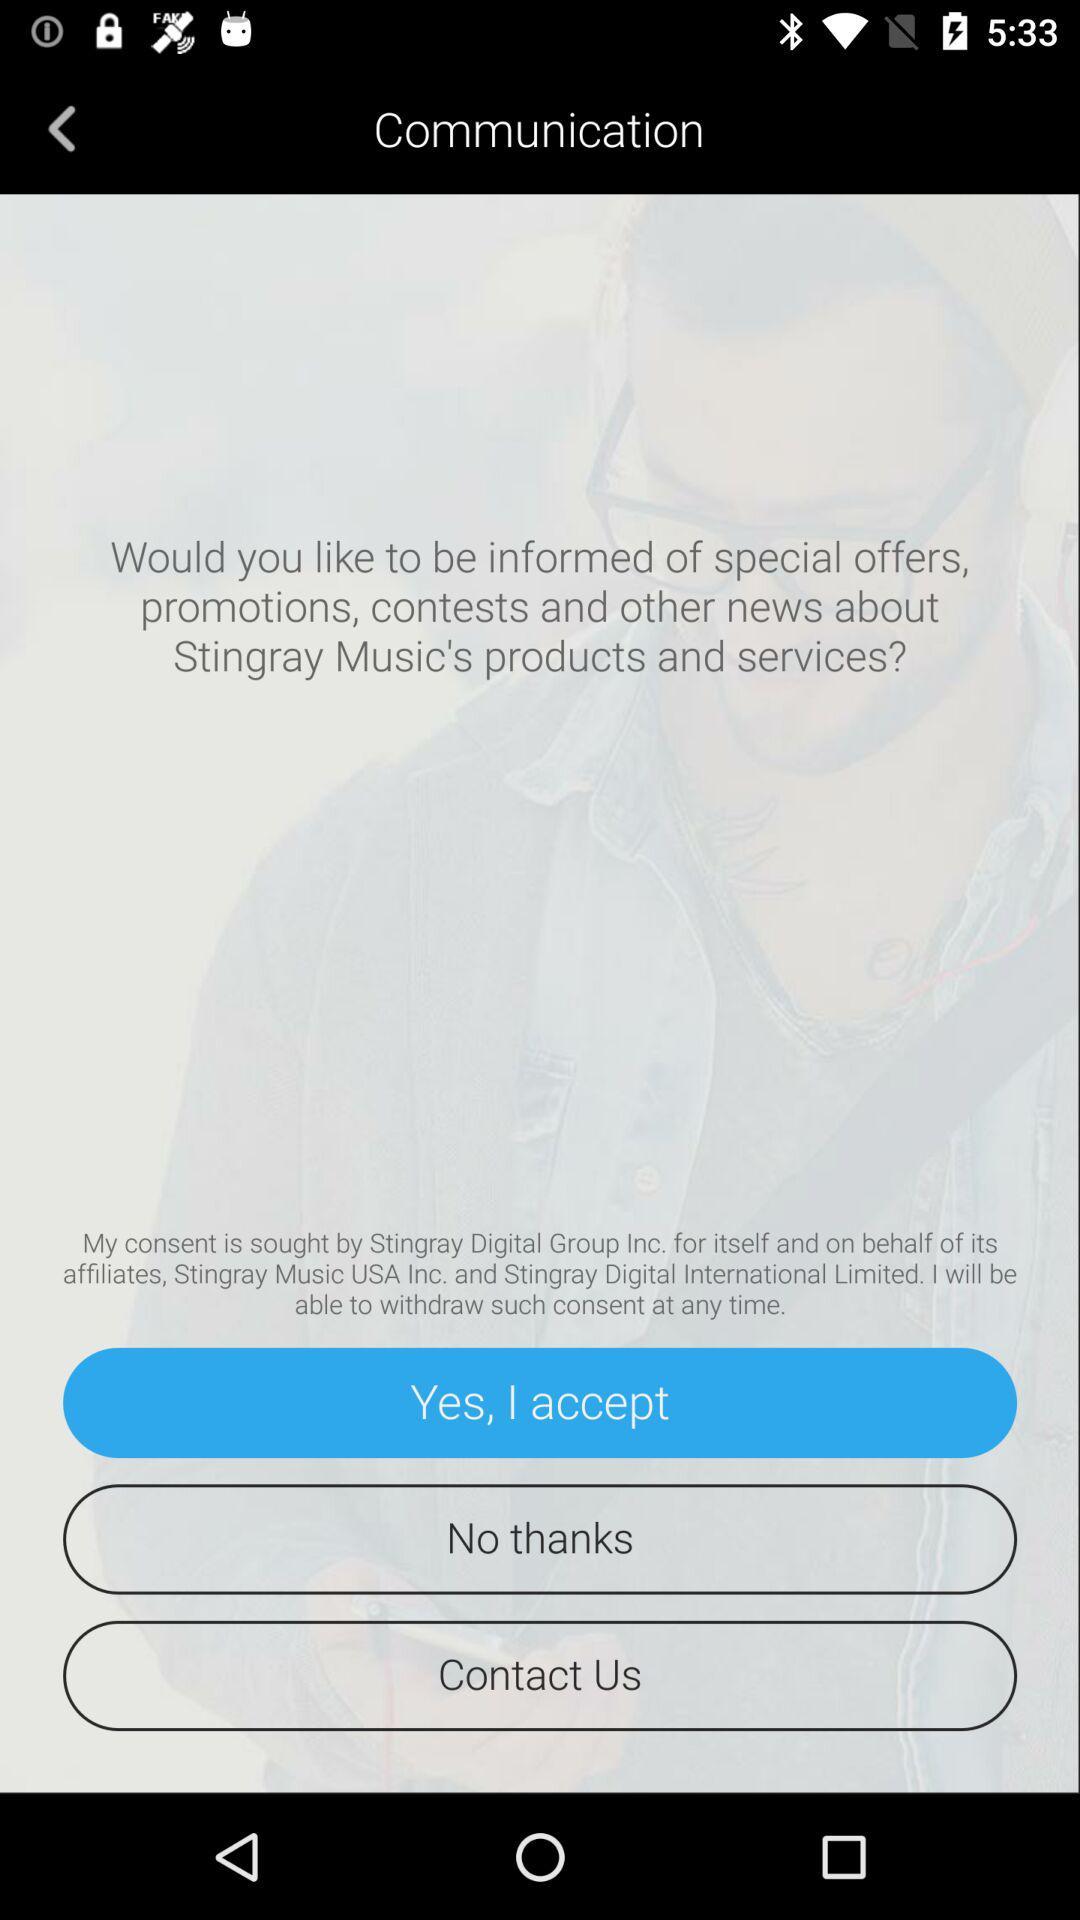 The height and width of the screenshot is (1920, 1080). I want to click on contact us item, so click(540, 1675).